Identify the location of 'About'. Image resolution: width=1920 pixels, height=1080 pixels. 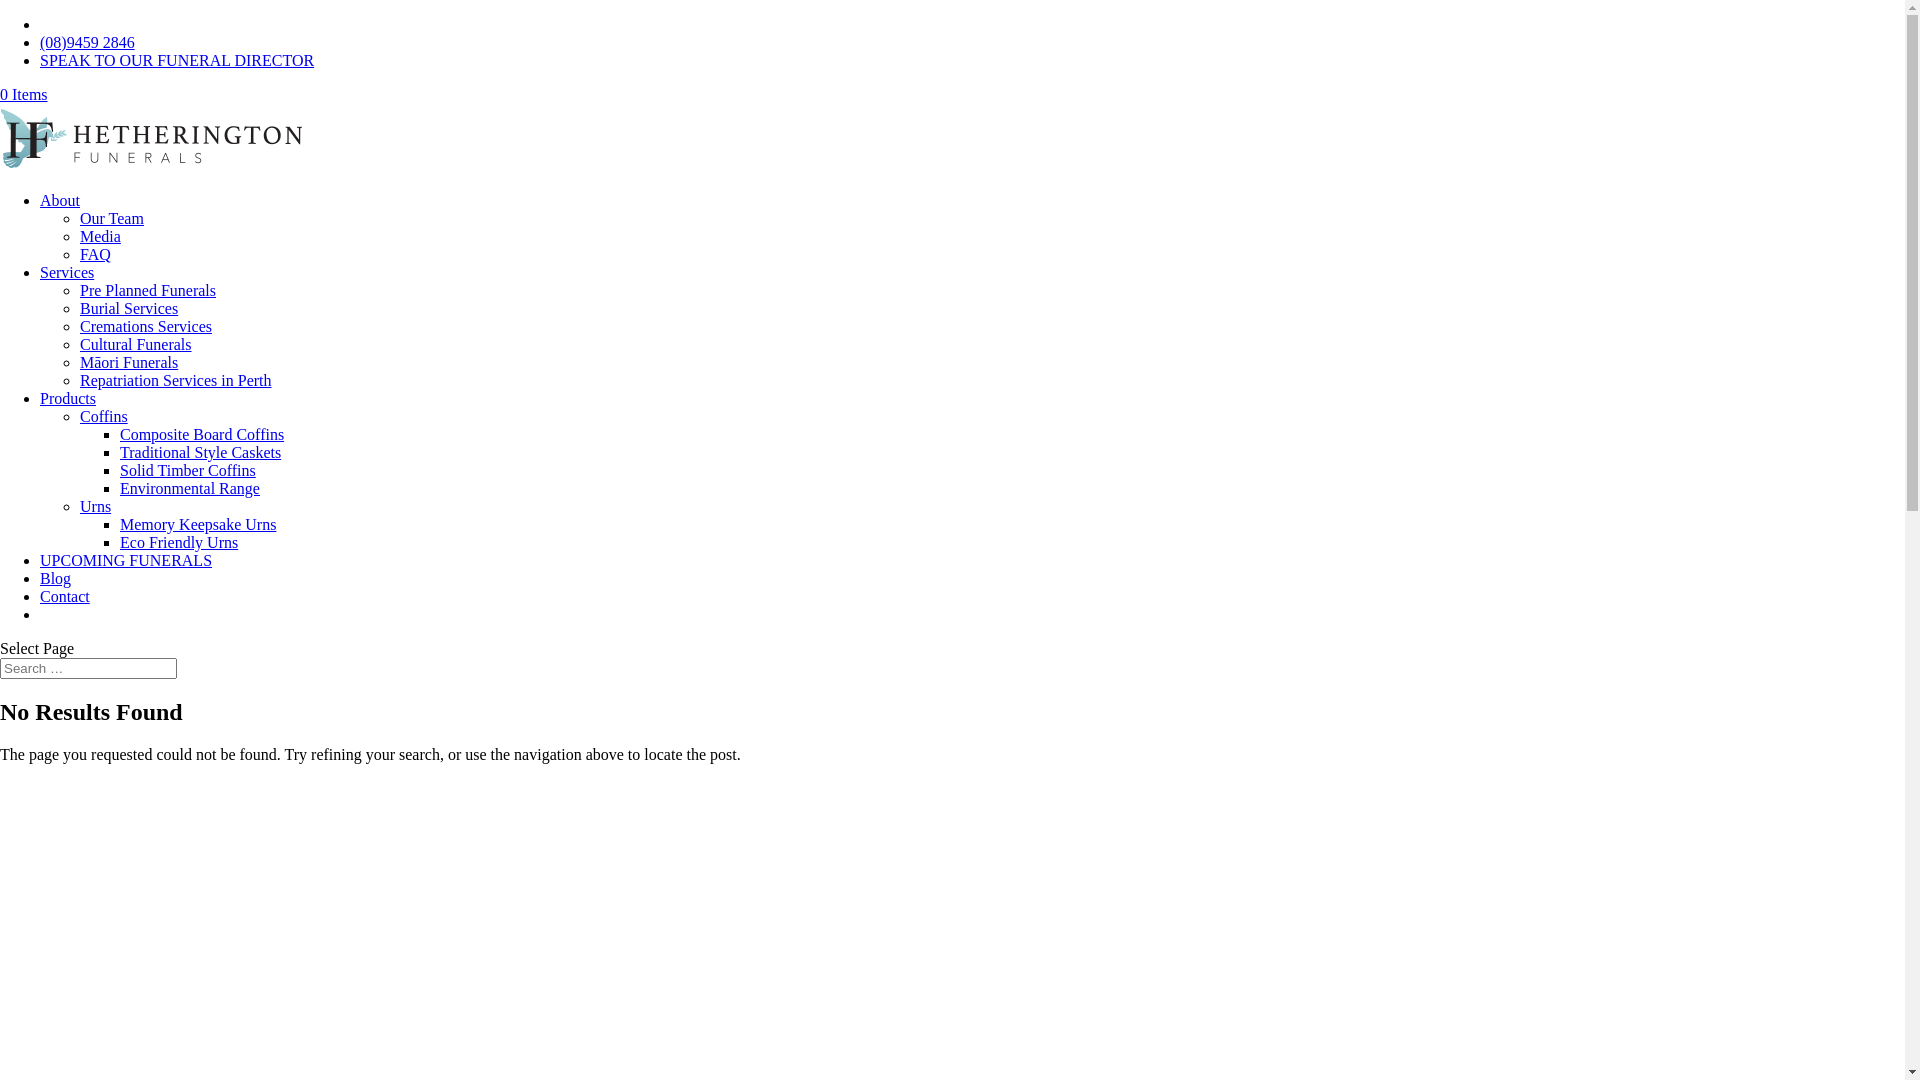
(59, 200).